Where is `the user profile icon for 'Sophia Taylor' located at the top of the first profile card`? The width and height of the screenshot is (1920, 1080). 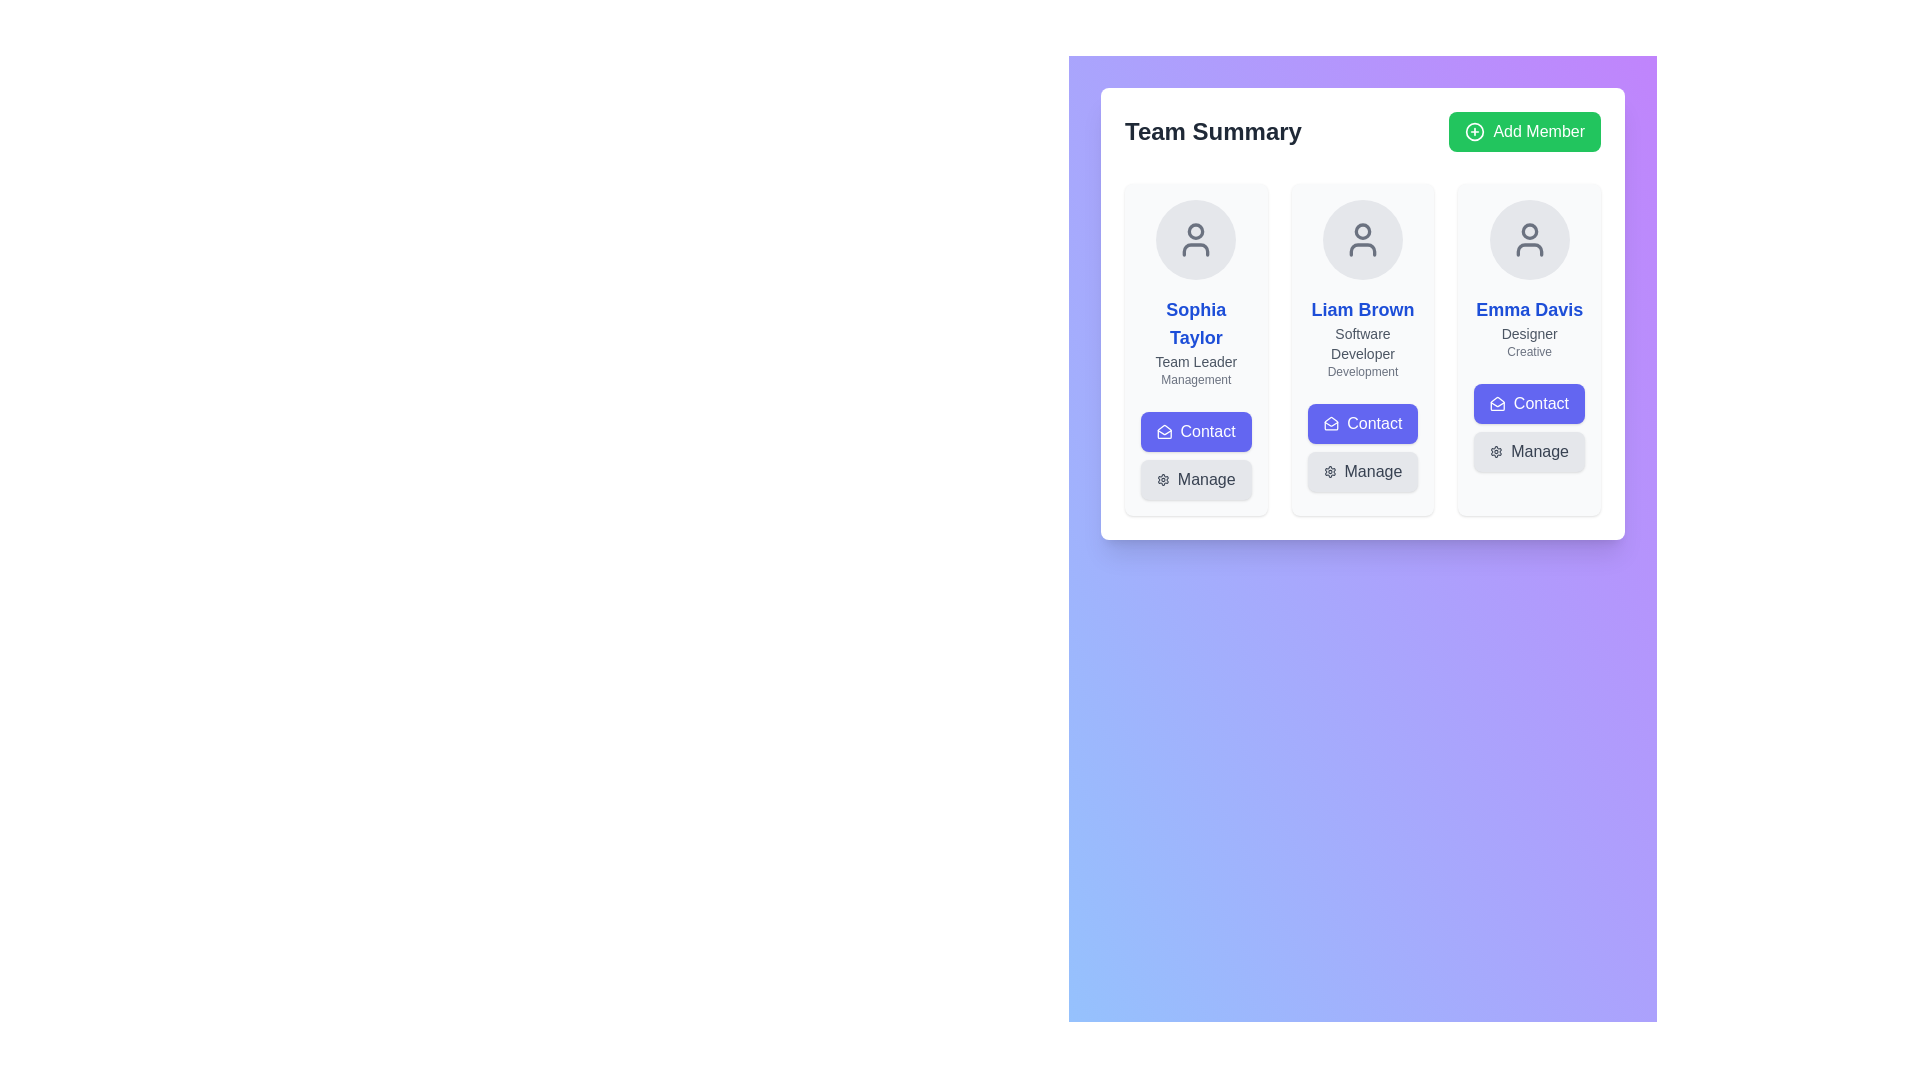 the user profile icon for 'Sophia Taylor' located at the top of the first profile card is located at coordinates (1196, 238).